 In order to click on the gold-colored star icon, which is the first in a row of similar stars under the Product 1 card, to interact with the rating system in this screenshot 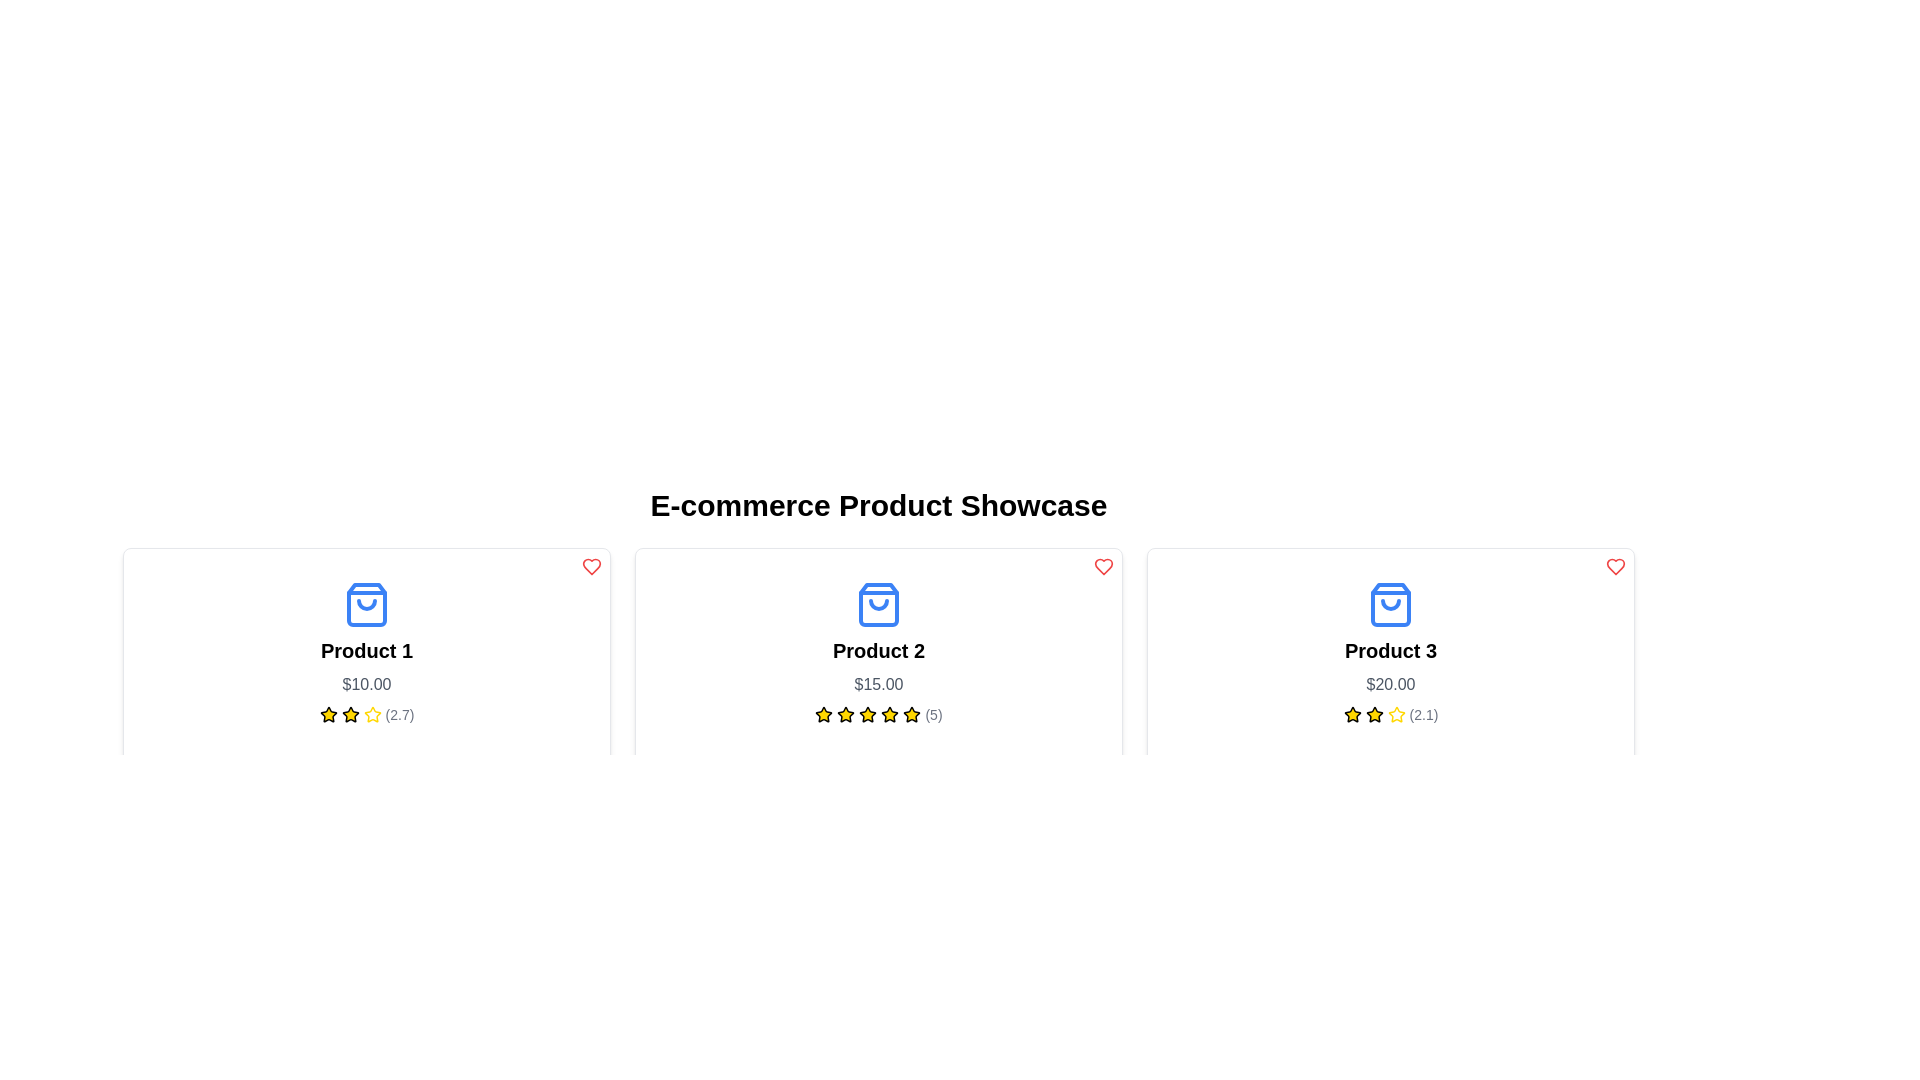, I will do `click(328, 713)`.